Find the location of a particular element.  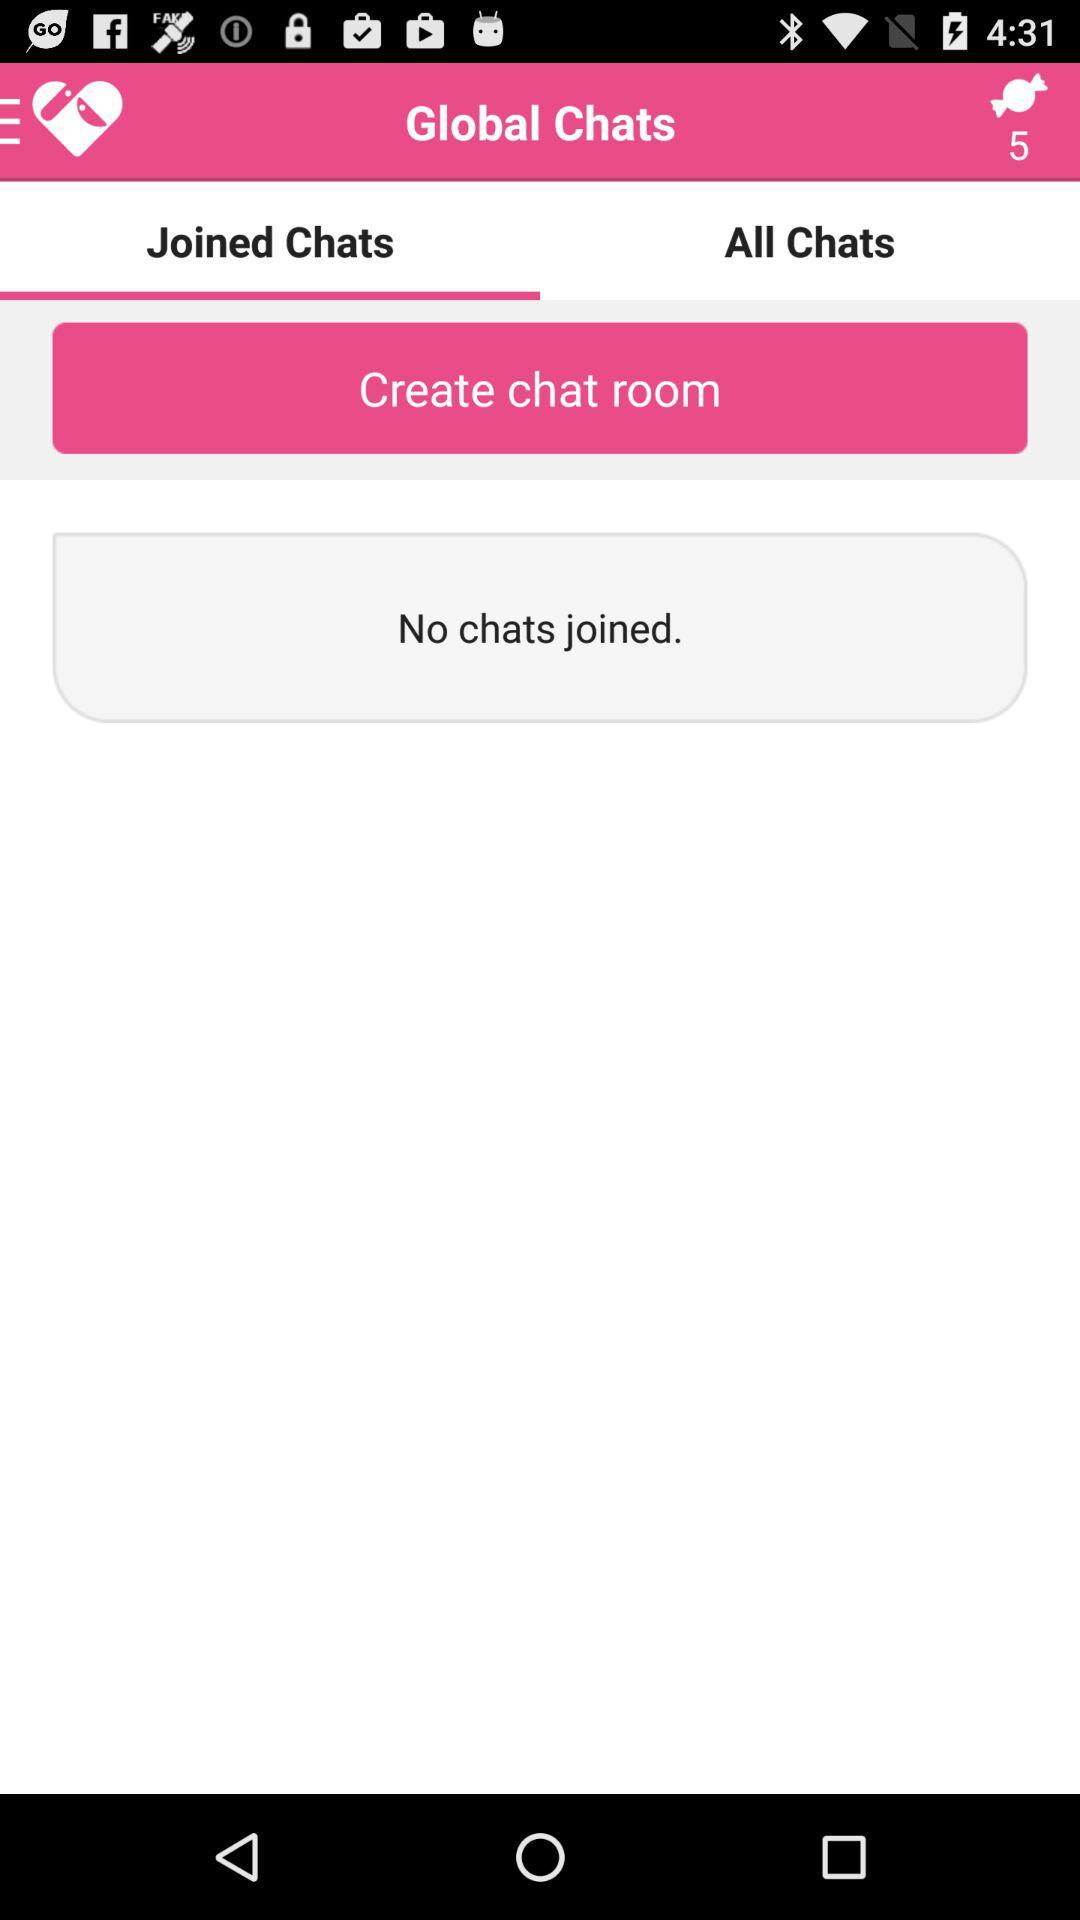

the icon next to all chats icon is located at coordinates (61, 121).